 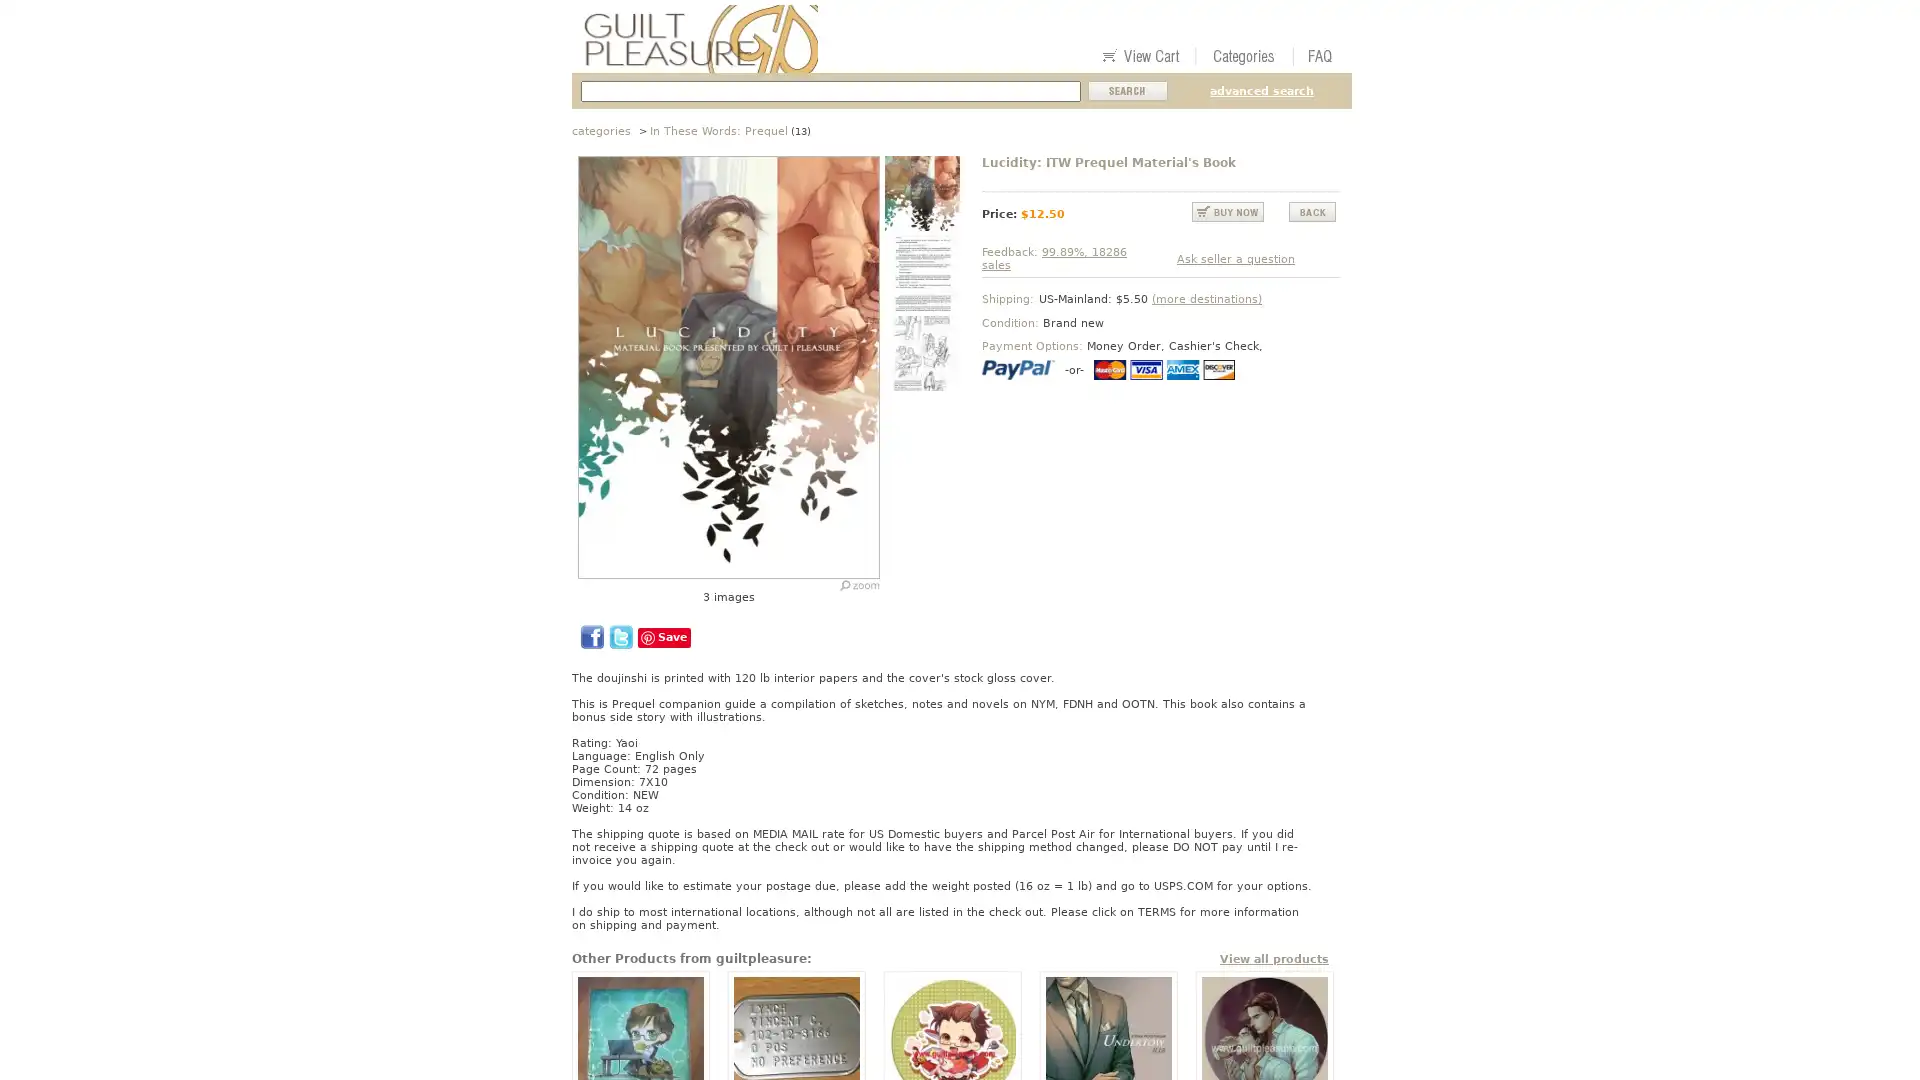 What do you see at coordinates (1128, 91) in the screenshot?
I see `Submit` at bounding box center [1128, 91].